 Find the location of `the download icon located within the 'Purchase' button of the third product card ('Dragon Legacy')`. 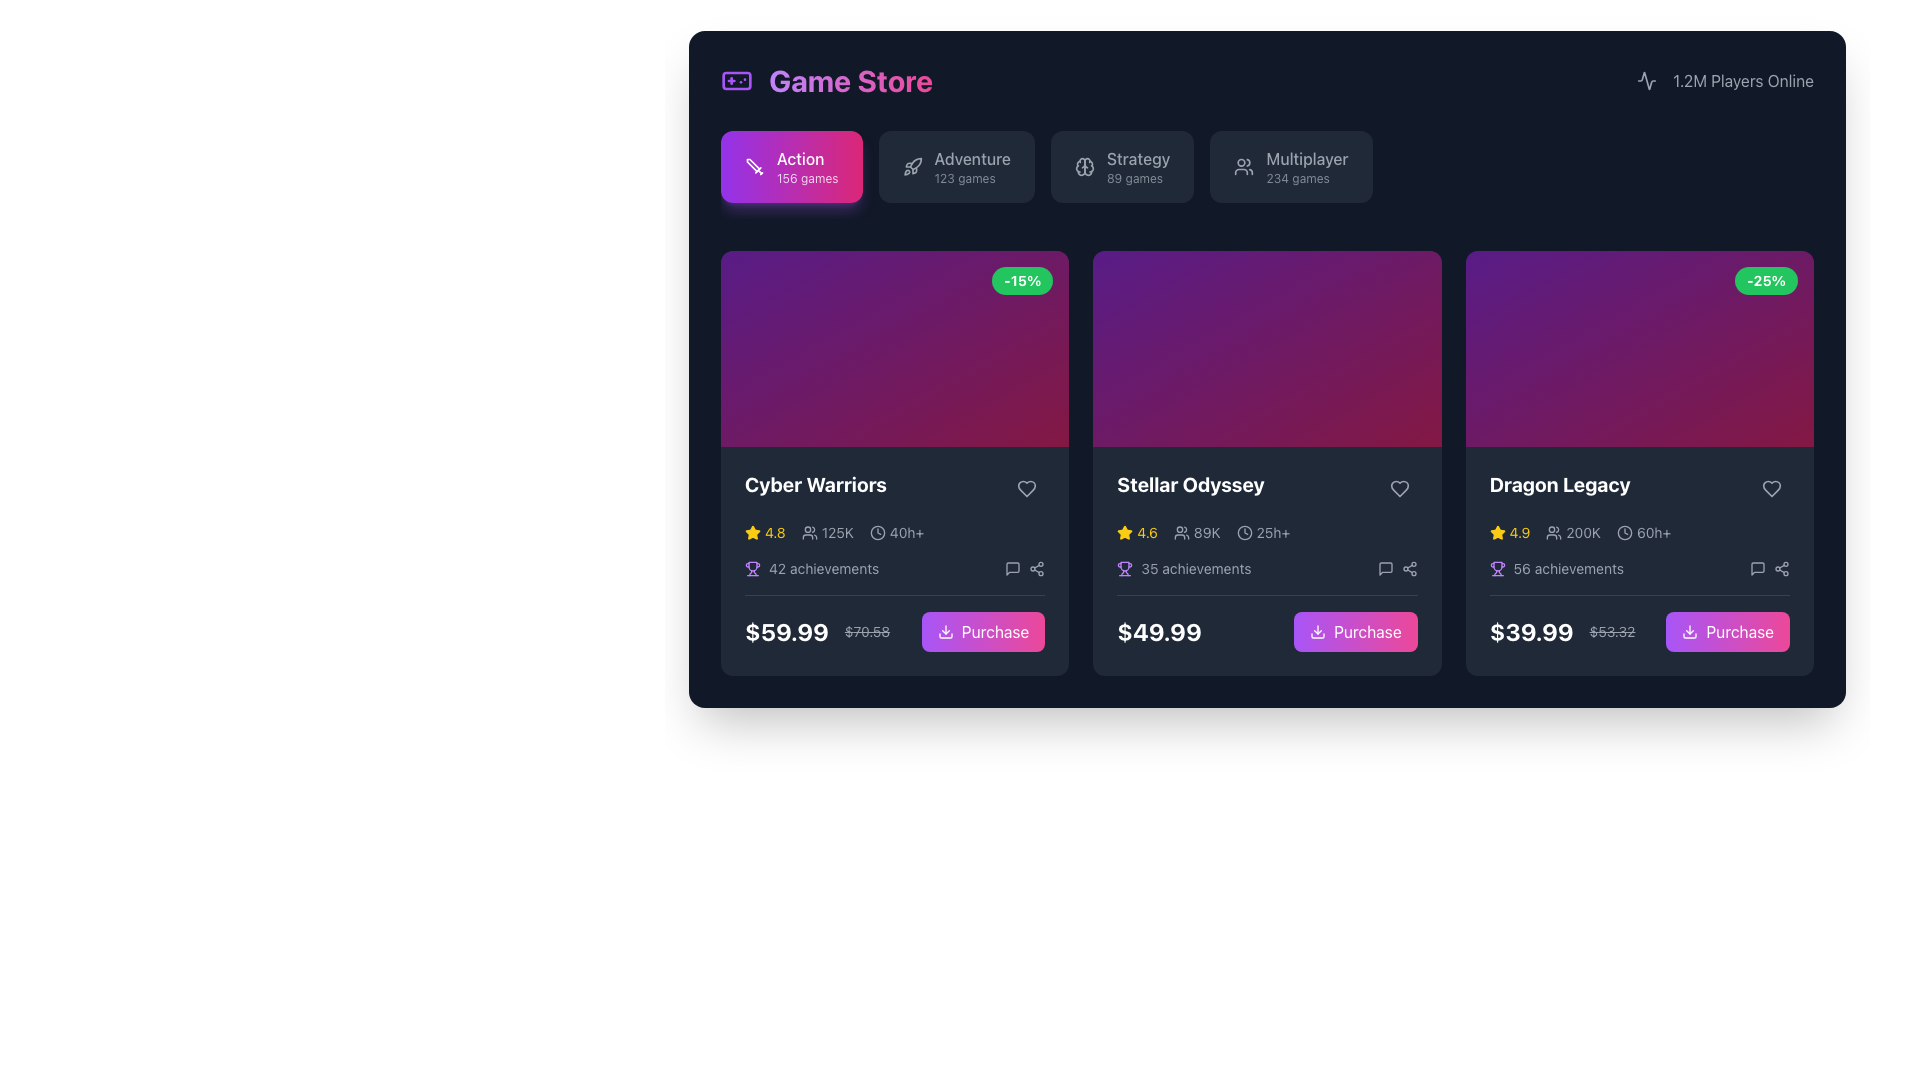

the download icon located within the 'Purchase' button of the third product card ('Dragon Legacy') is located at coordinates (1689, 631).